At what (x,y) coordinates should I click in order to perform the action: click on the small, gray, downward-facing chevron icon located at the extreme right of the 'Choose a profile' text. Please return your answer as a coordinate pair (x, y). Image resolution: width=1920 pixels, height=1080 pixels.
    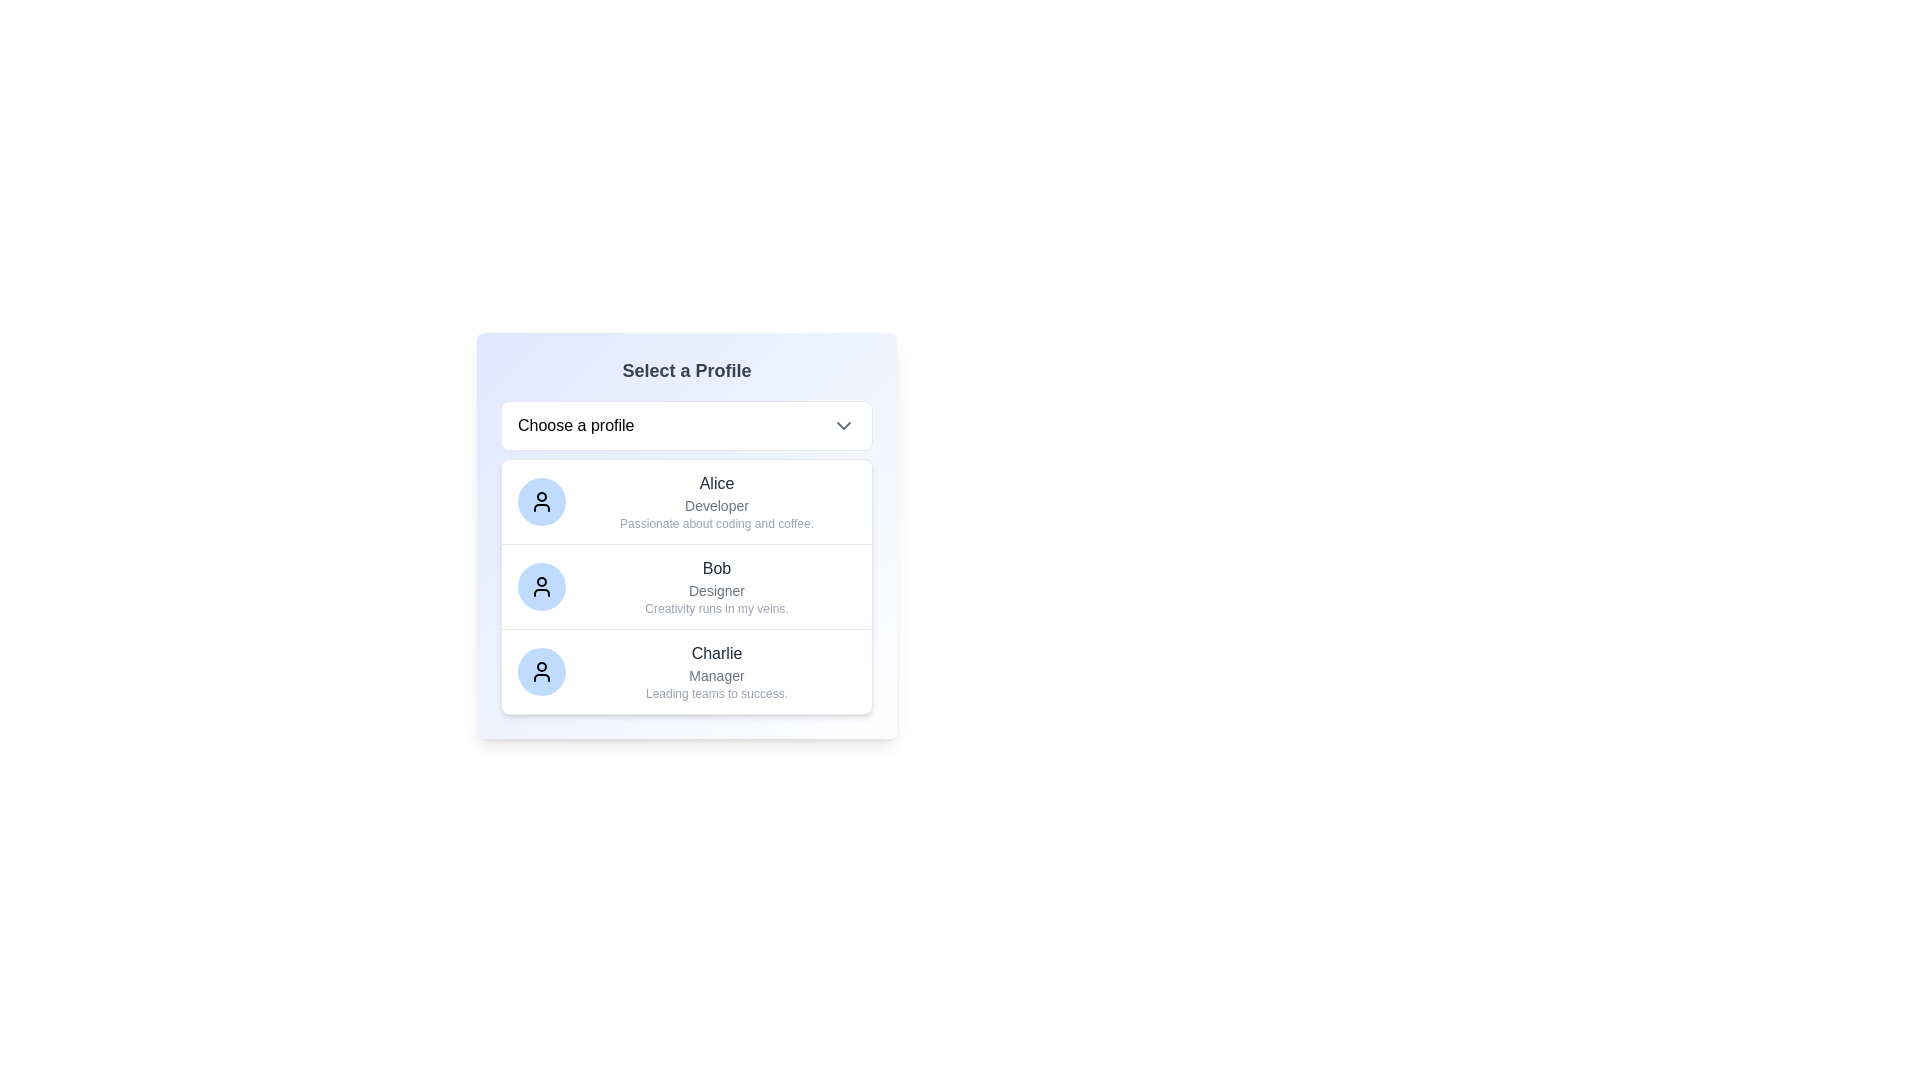
    Looking at the image, I should click on (844, 424).